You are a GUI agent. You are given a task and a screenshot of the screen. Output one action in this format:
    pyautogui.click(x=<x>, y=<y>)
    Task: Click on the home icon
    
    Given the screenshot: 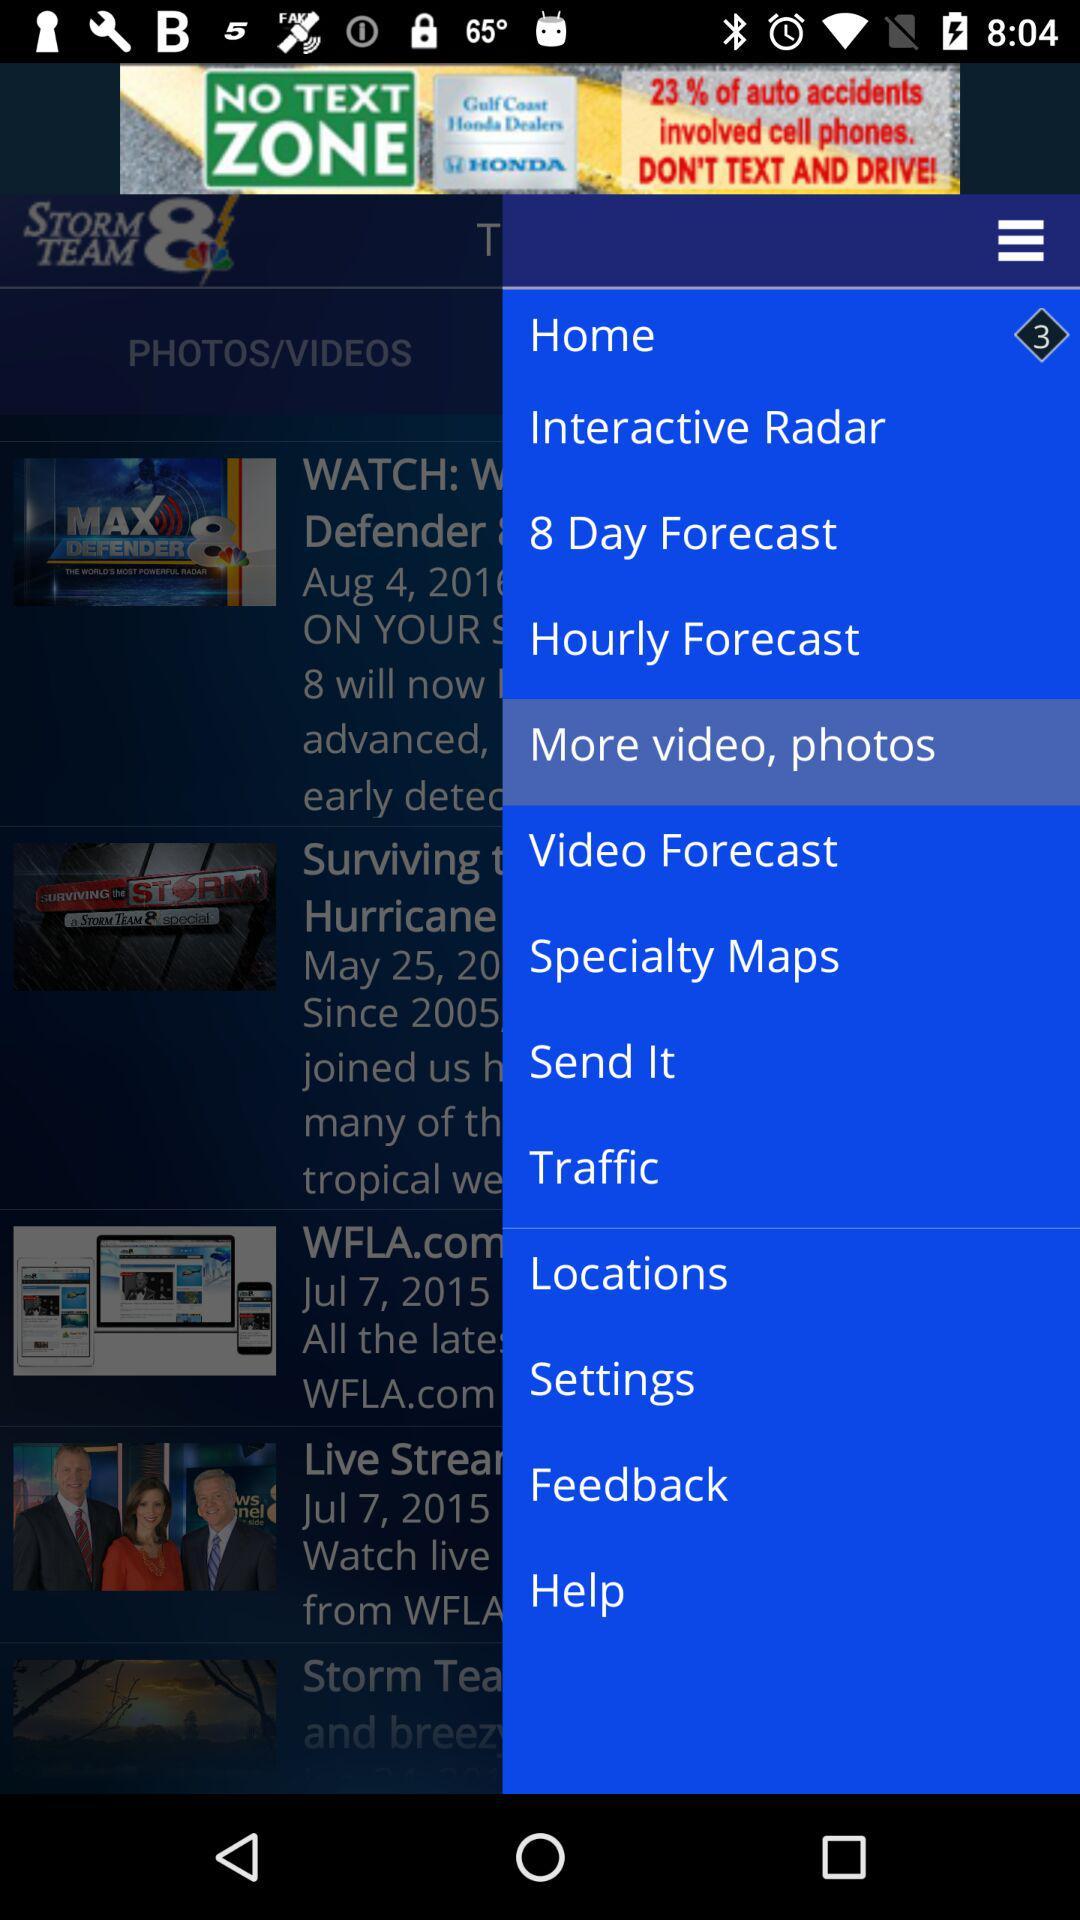 What is the action you would take?
    pyautogui.click(x=770, y=335)
    